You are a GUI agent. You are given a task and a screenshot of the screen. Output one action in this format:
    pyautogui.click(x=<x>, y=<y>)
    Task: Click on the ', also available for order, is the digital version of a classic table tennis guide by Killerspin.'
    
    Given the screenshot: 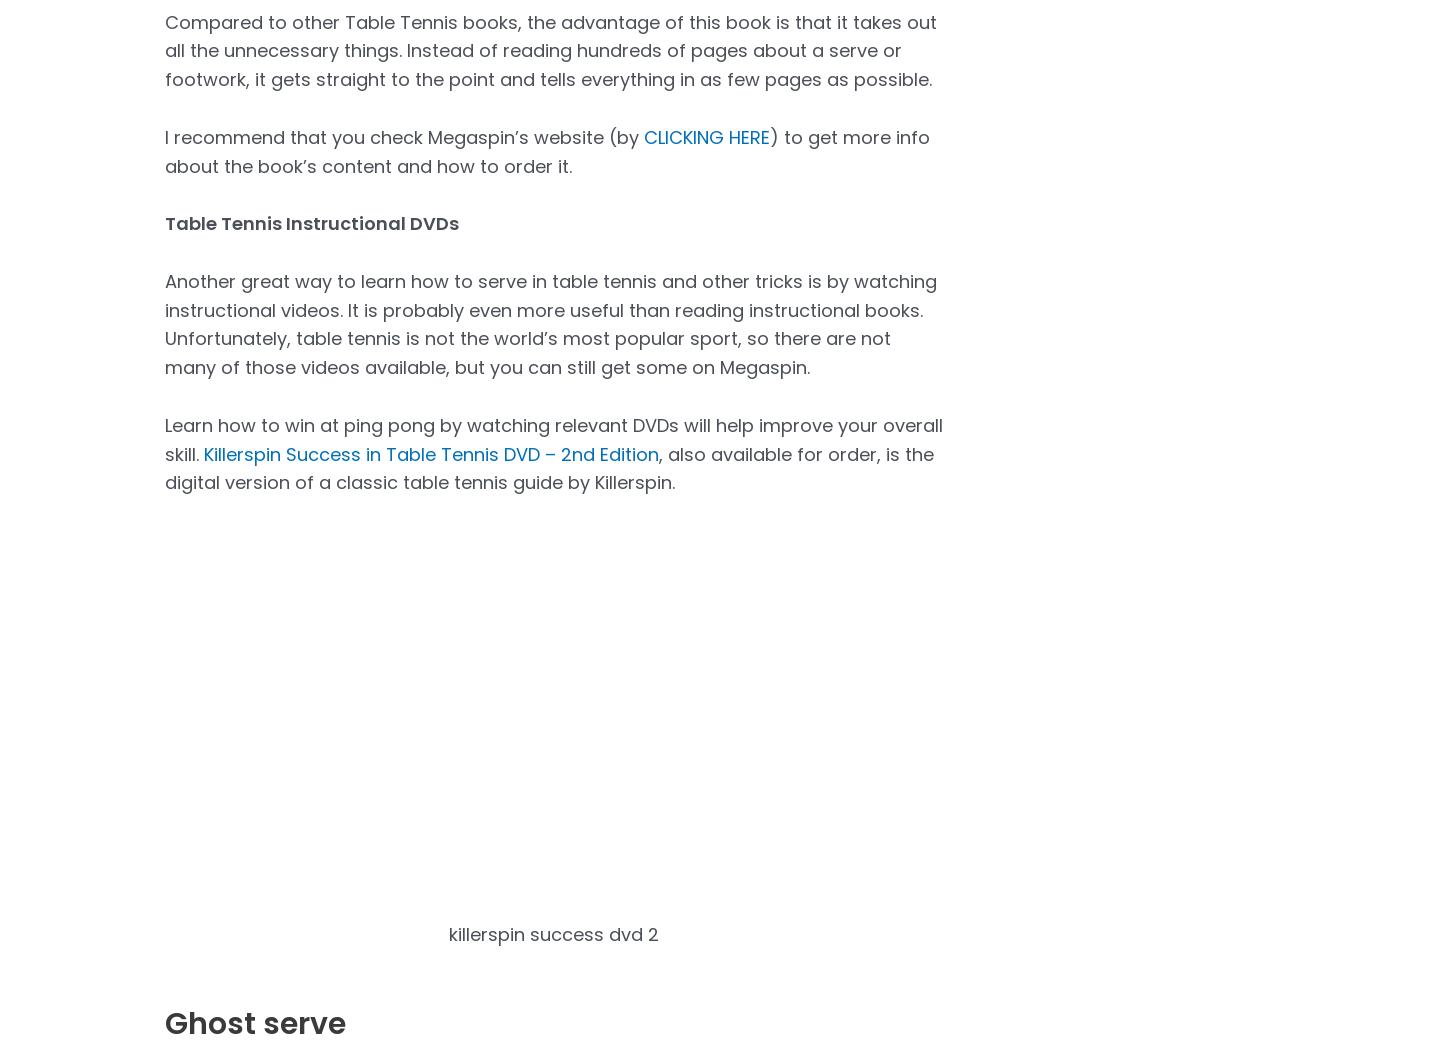 What is the action you would take?
    pyautogui.click(x=549, y=468)
    